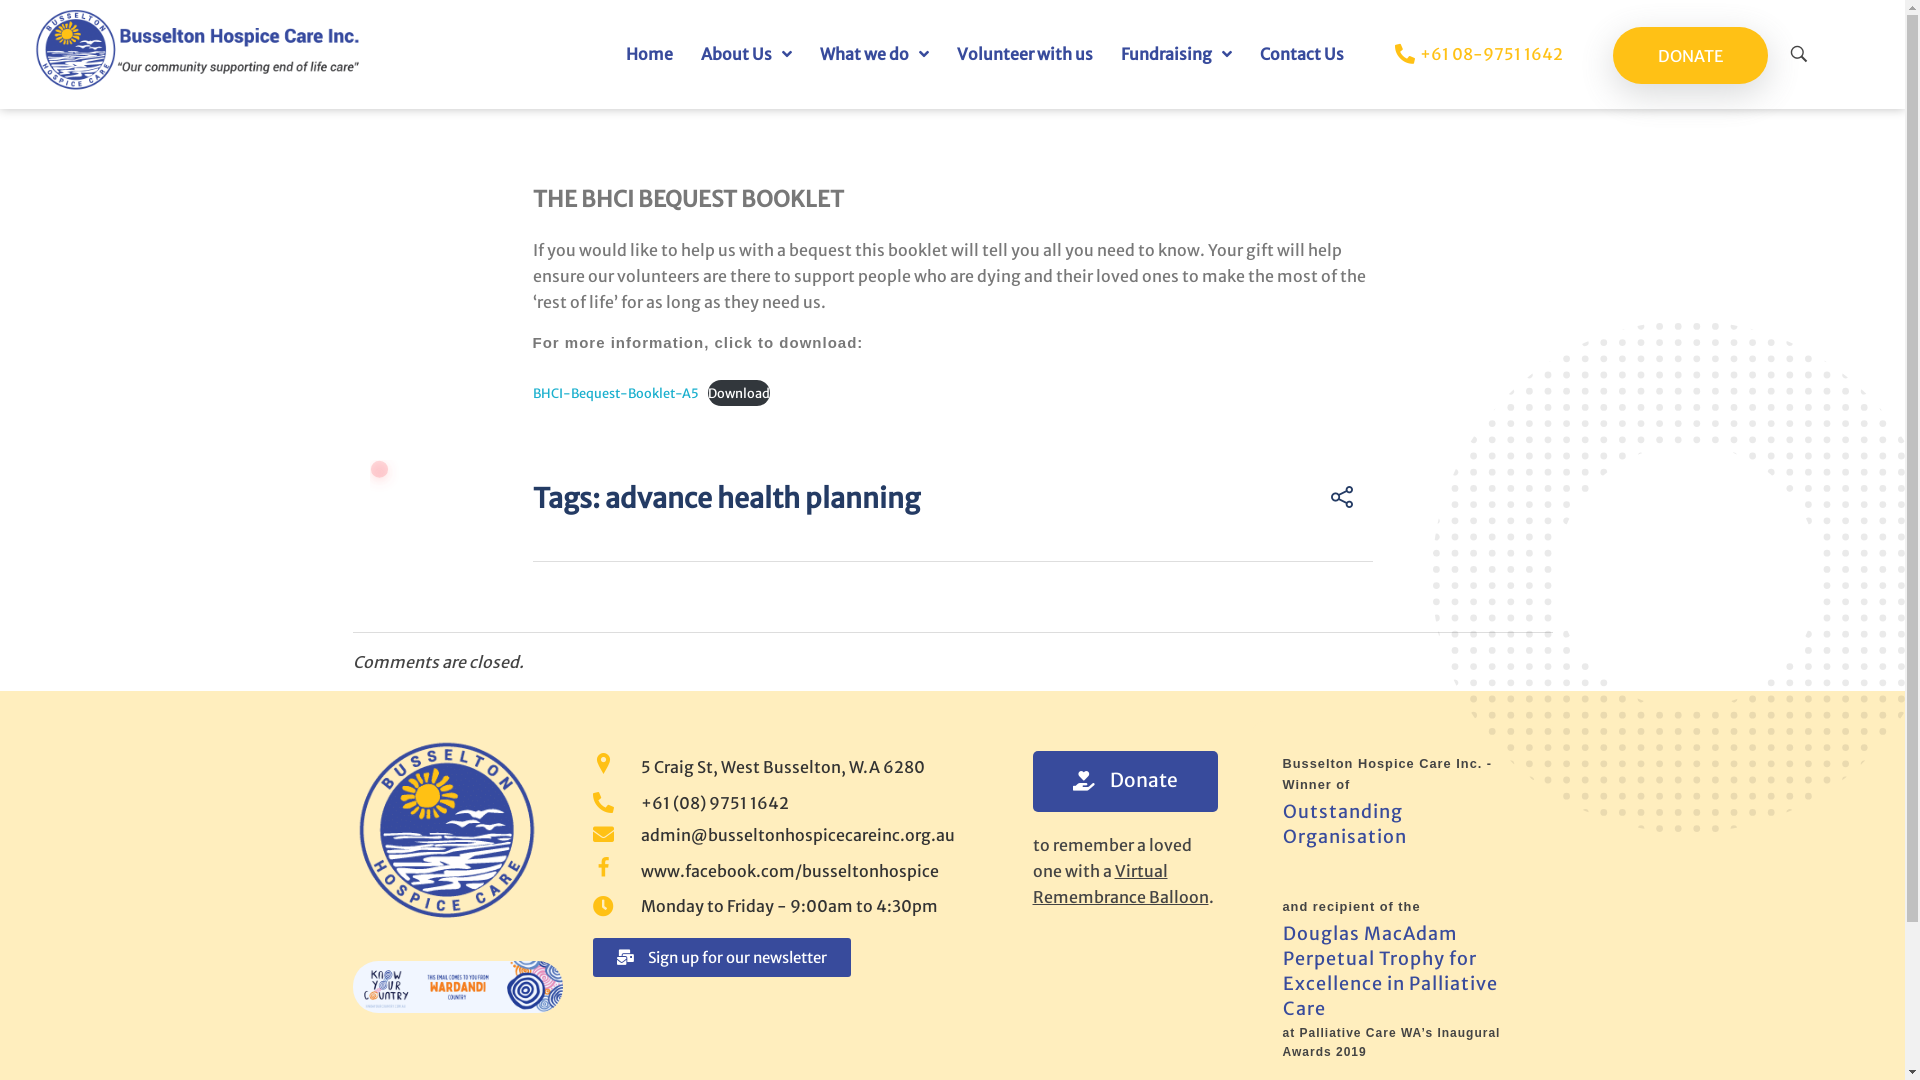 This screenshot has width=1920, height=1080. I want to click on 'Sign up for our newsletter', so click(590, 956).